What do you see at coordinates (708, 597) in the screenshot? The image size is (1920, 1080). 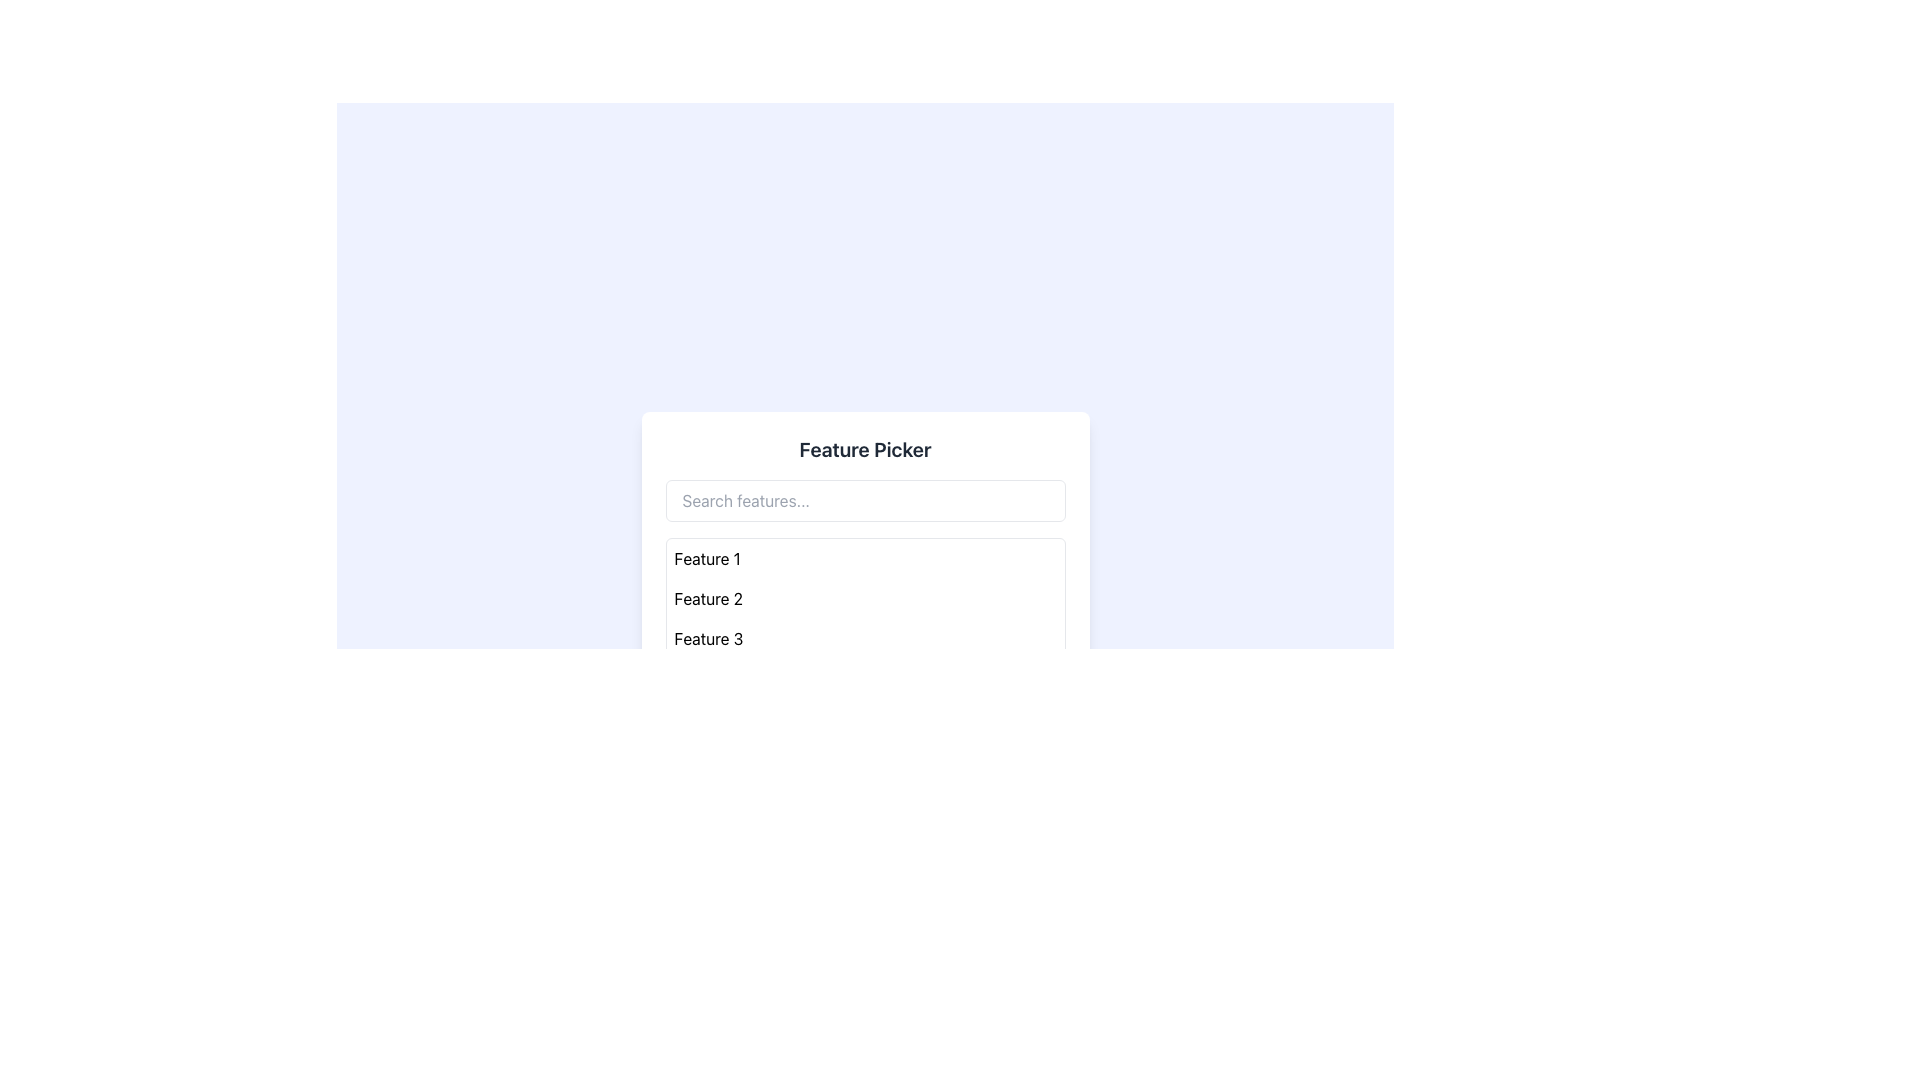 I see `the text label displaying 'Feature 2', which is the second item in a vertical list of feature labels, positioned between 'Feature 1' and 'Feature 3'` at bounding box center [708, 597].